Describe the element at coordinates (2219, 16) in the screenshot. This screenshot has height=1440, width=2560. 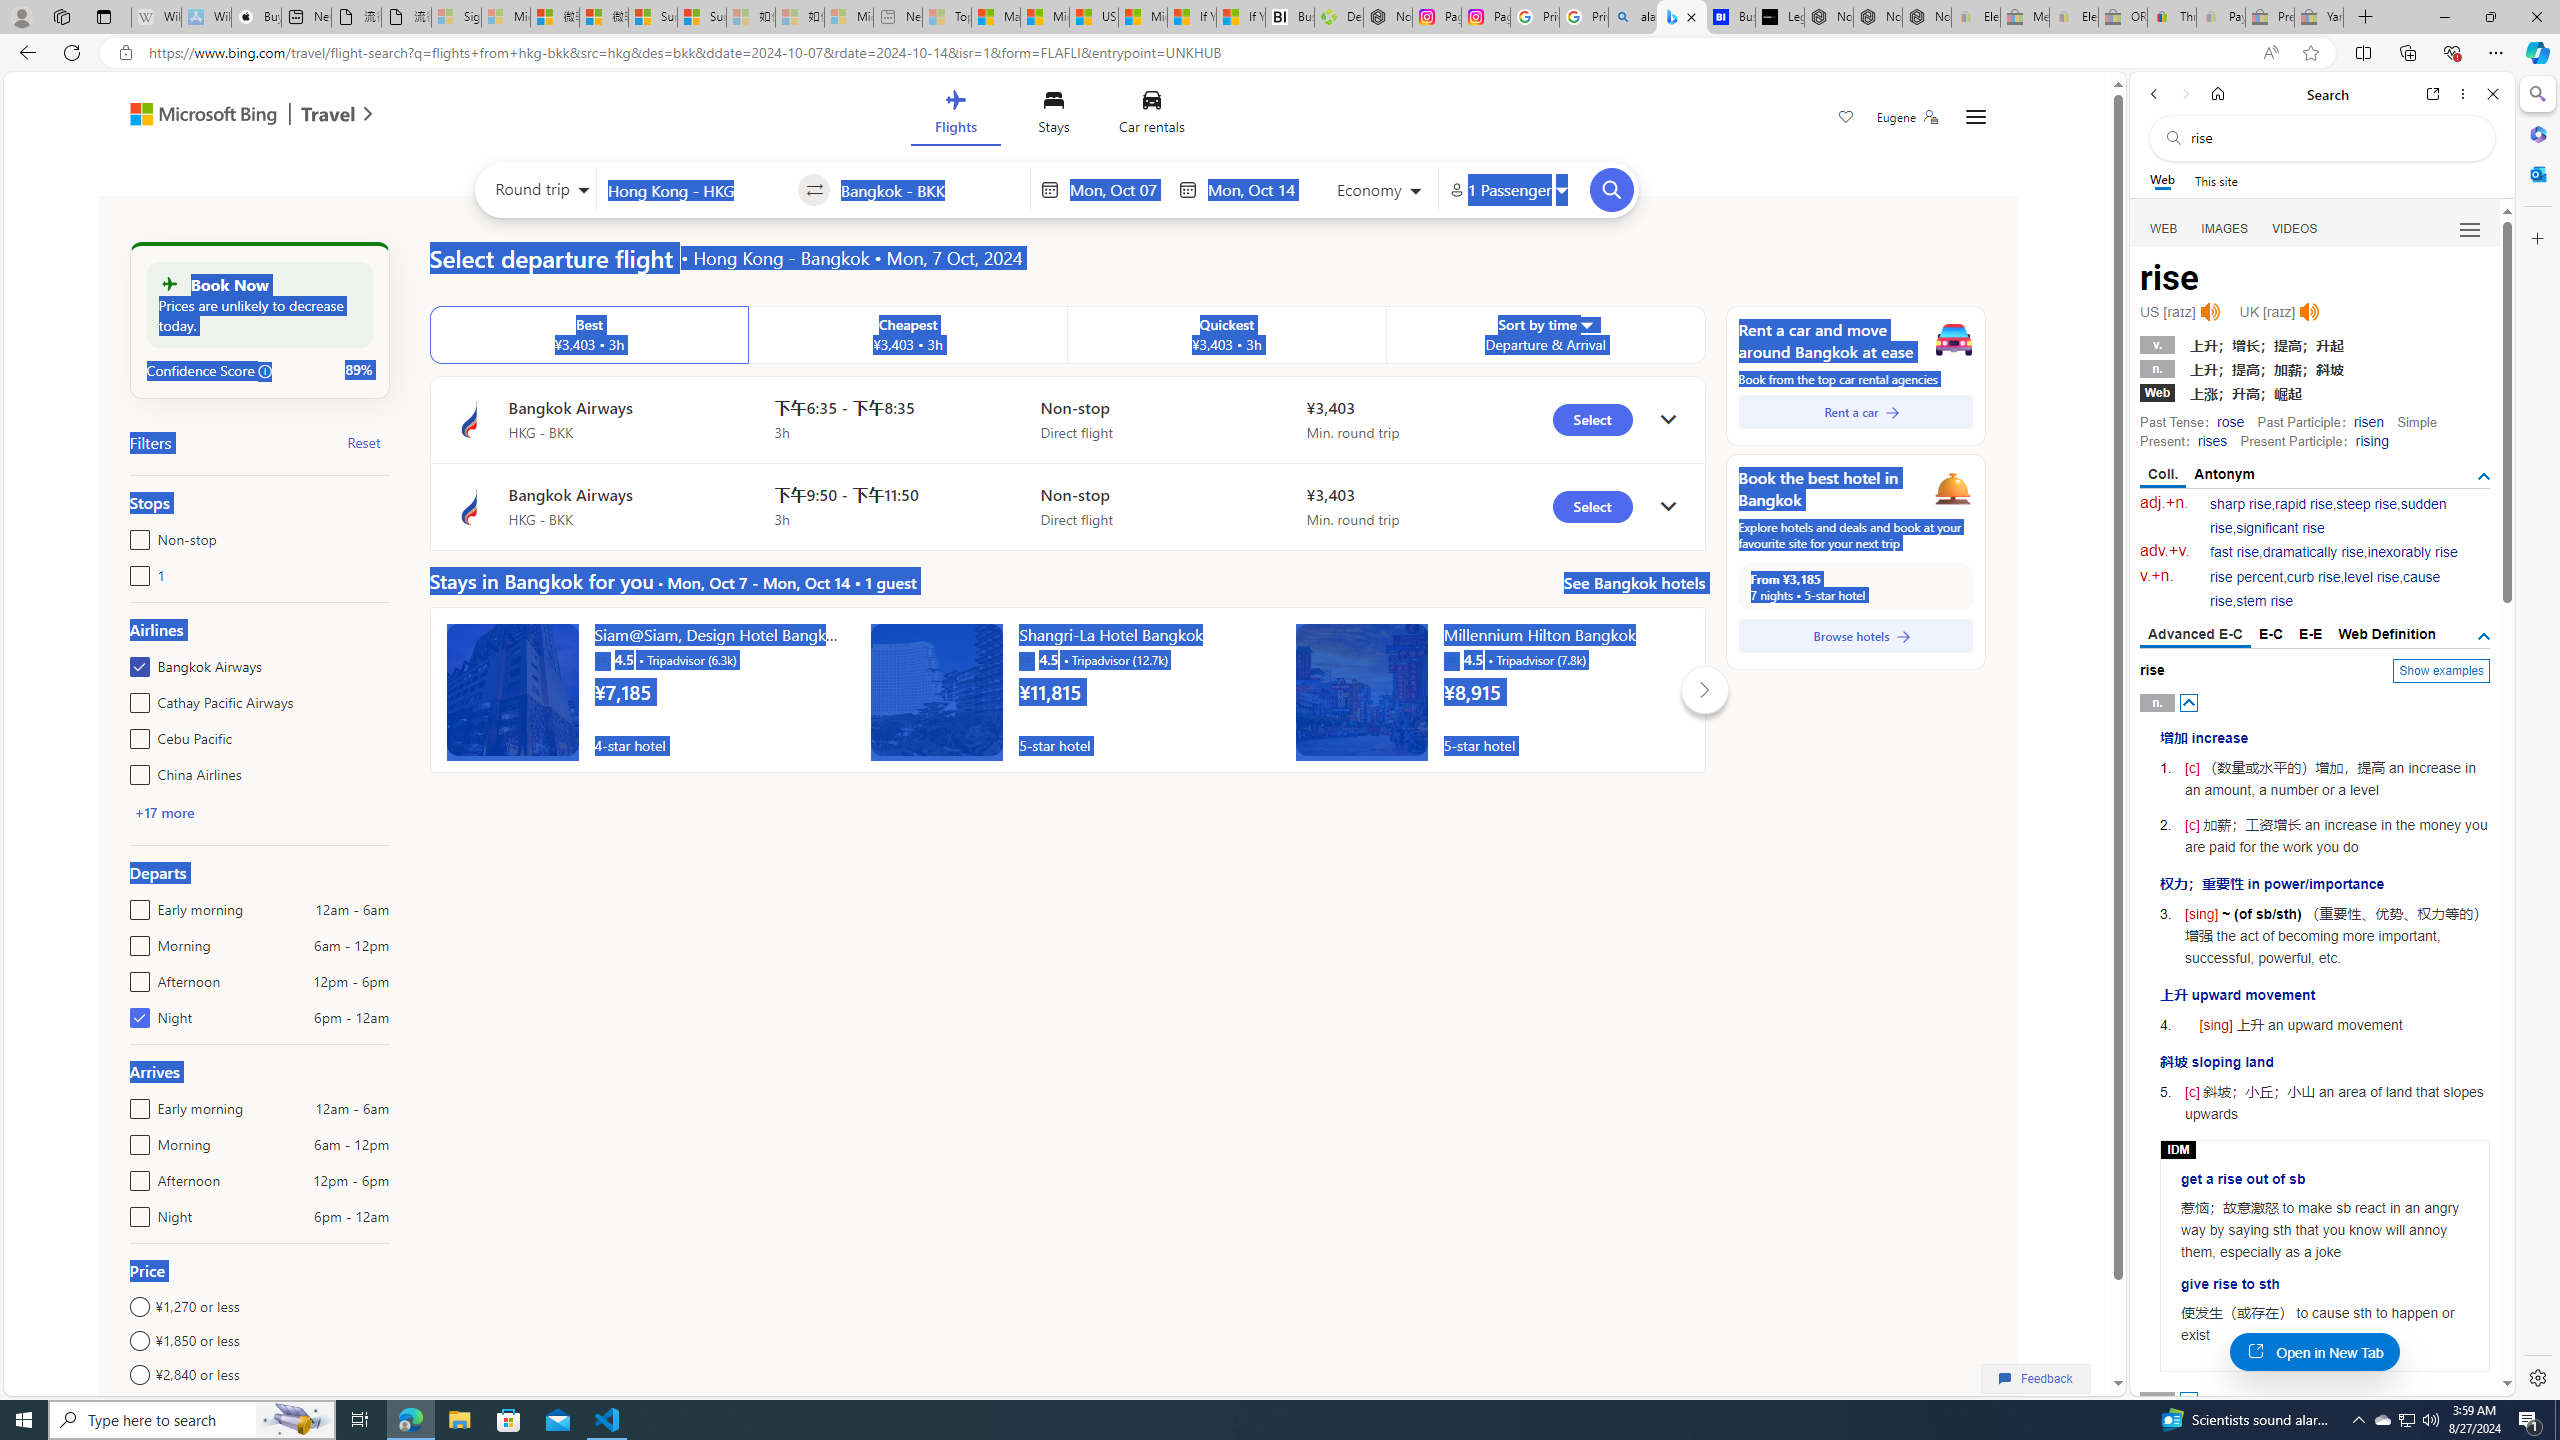
I see `'Payments Terms of Use | eBay.com - Sleeping'` at that location.